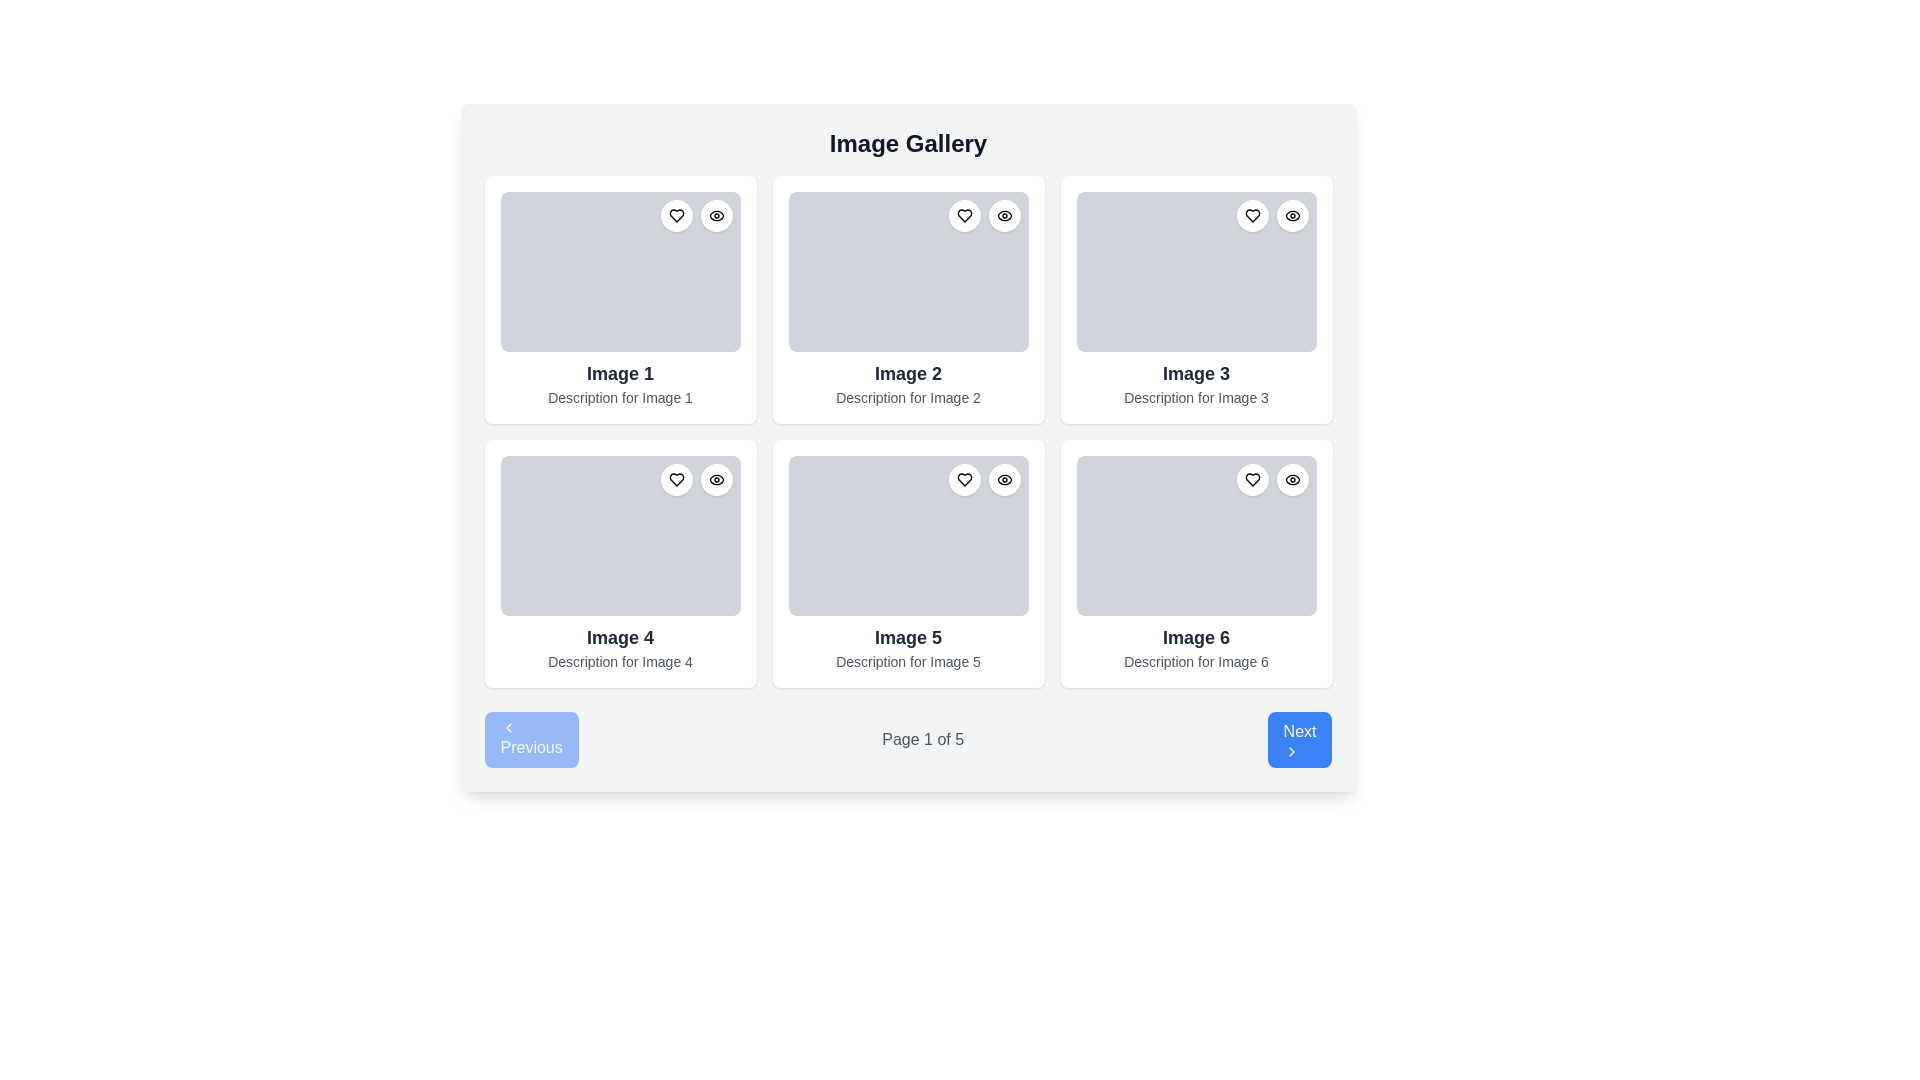  I want to click on the heart icon button located at the top-right corner of the 'Image 5' card in the second row, first column of the grid to like the image, so click(964, 479).